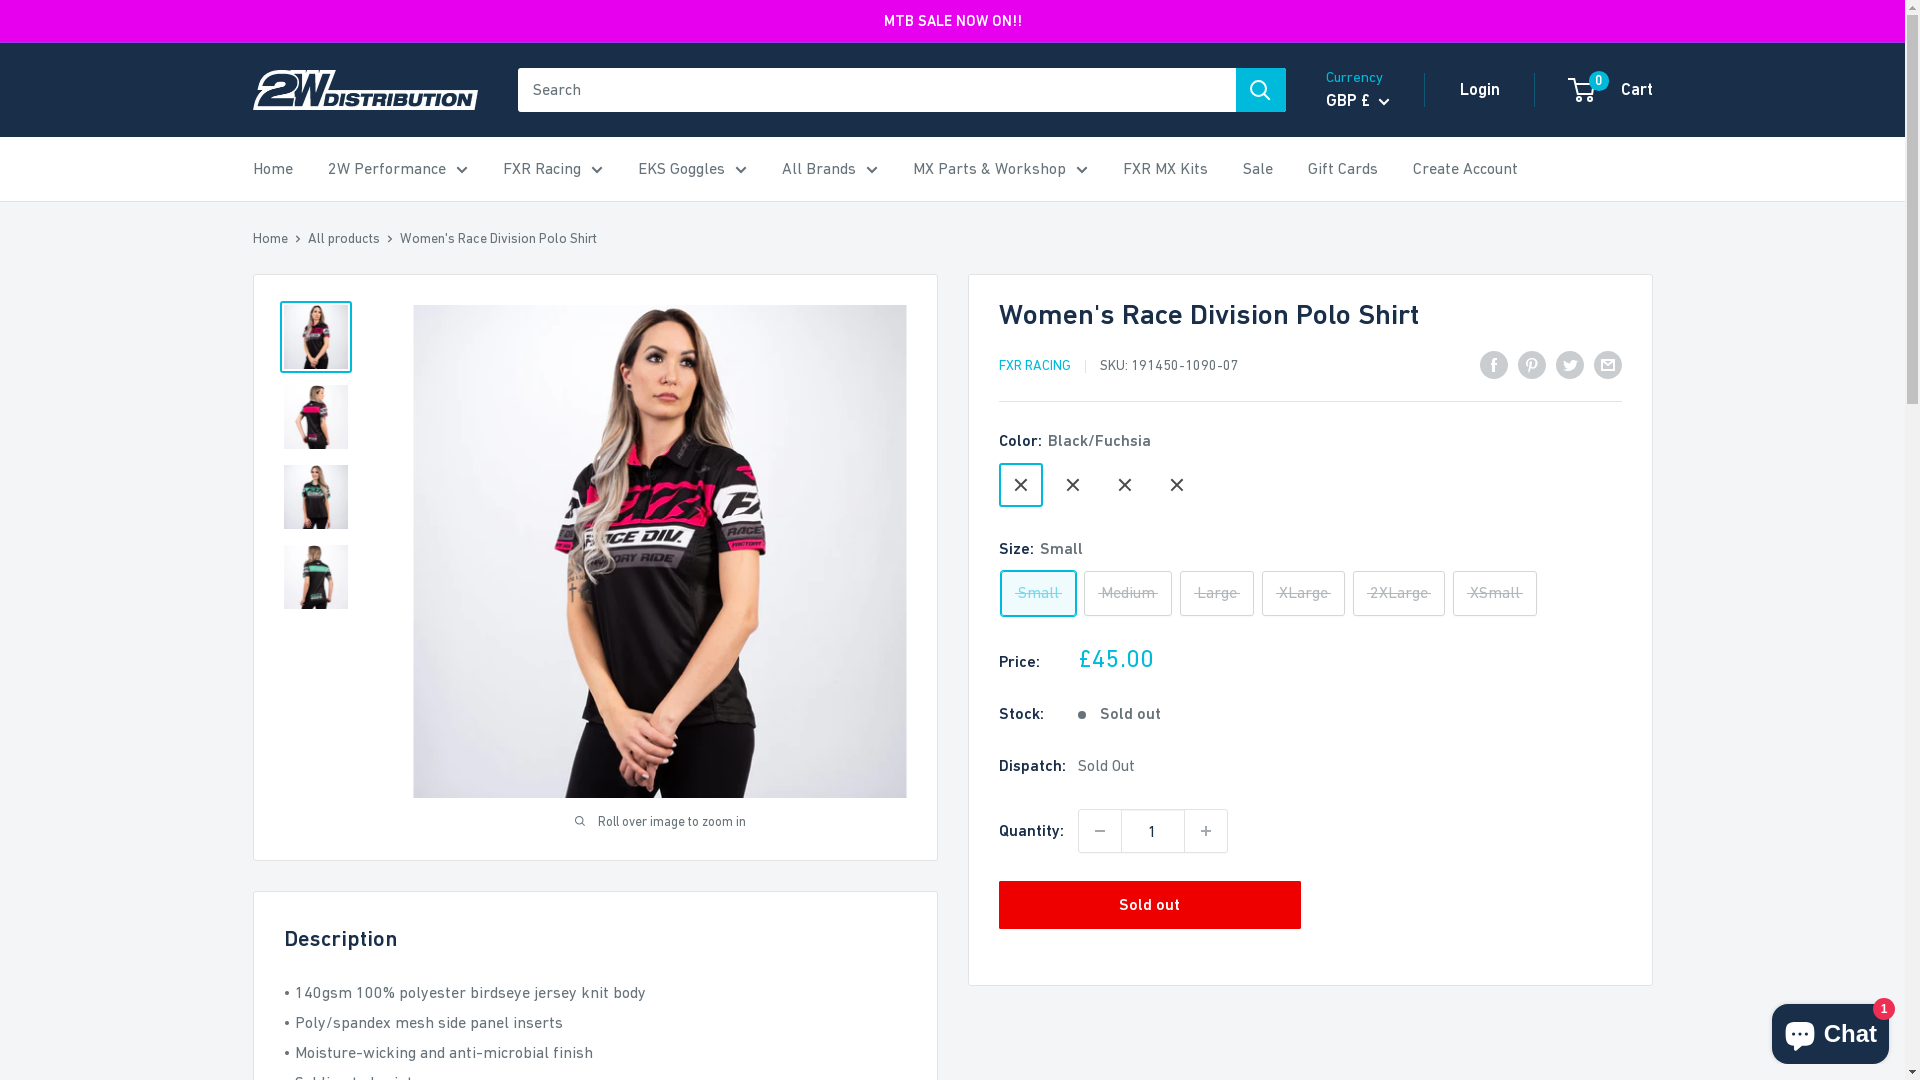 Image resolution: width=1920 pixels, height=1080 pixels. I want to click on 'Sold out', so click(1149, 905).